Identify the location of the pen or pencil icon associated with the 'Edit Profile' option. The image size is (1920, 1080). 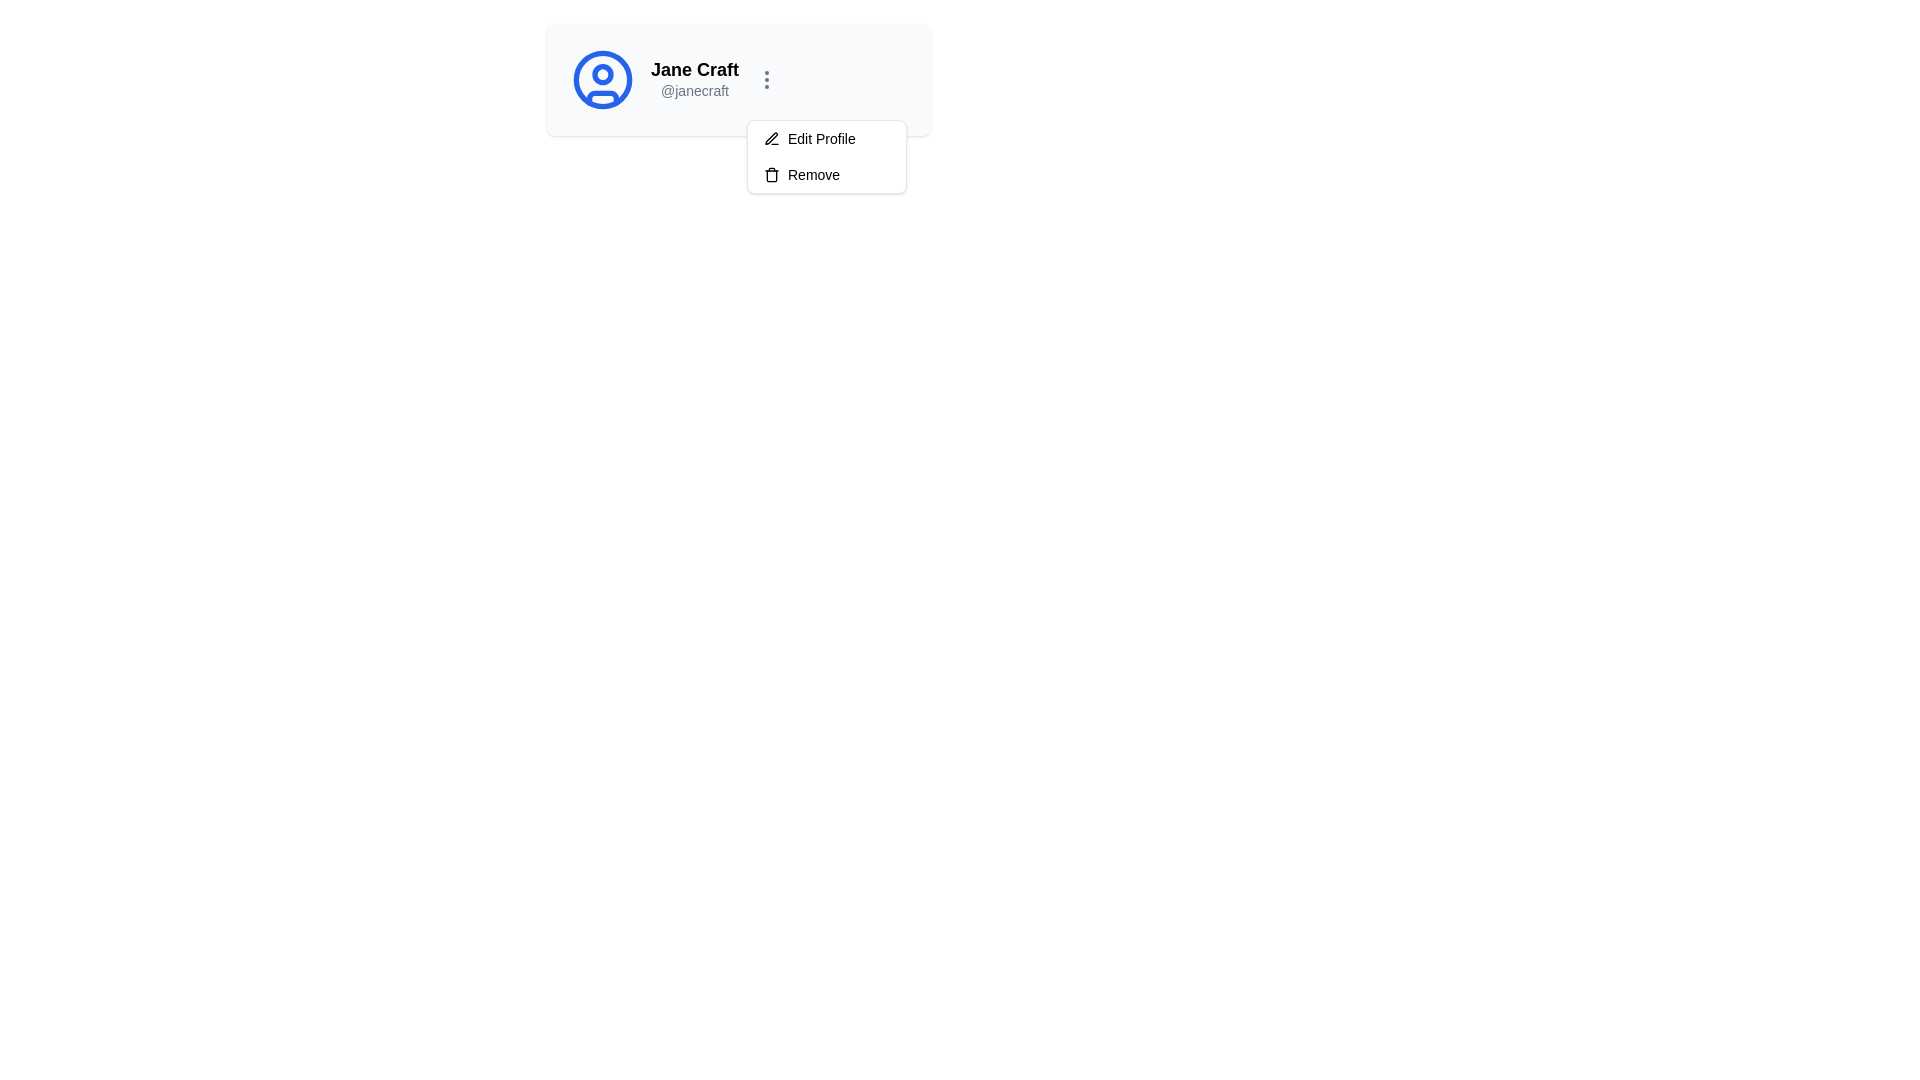
(770, 137).